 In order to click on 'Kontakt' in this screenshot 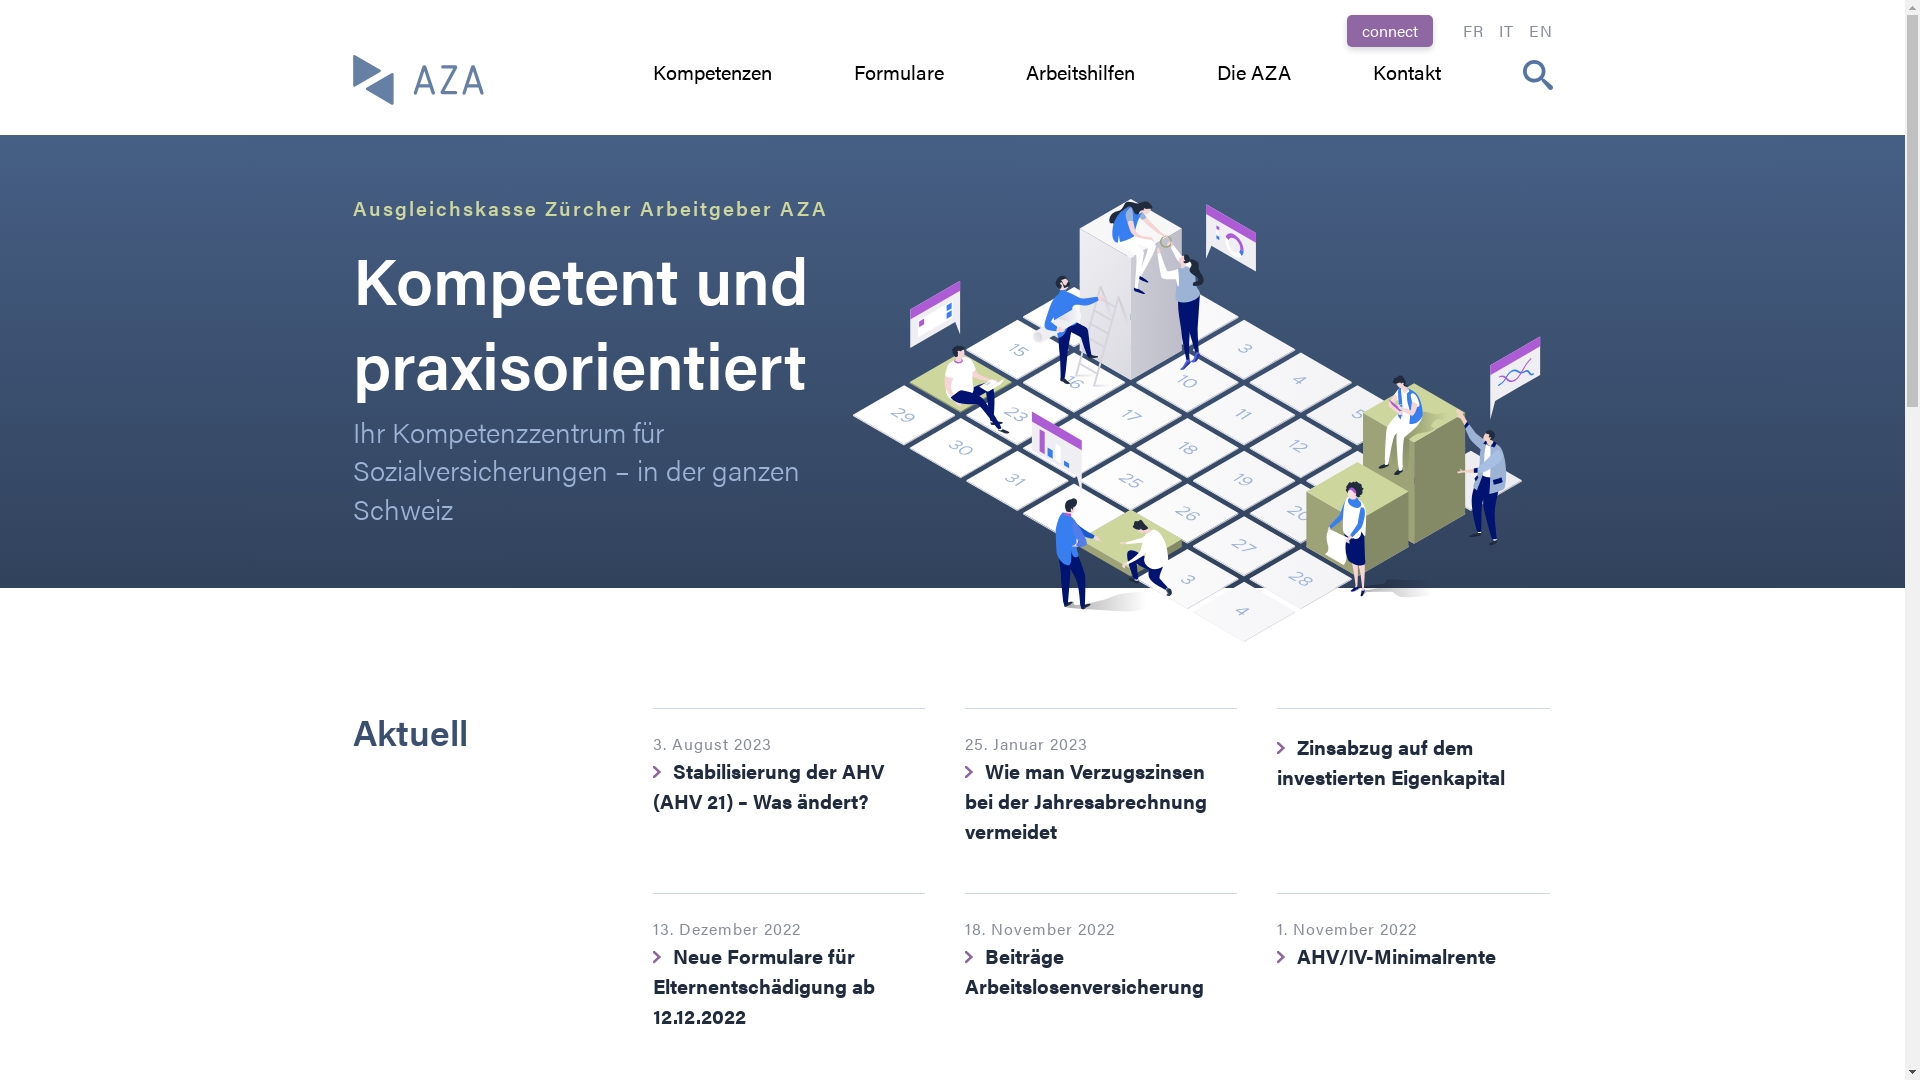, I will do `click(1371, 71)`.